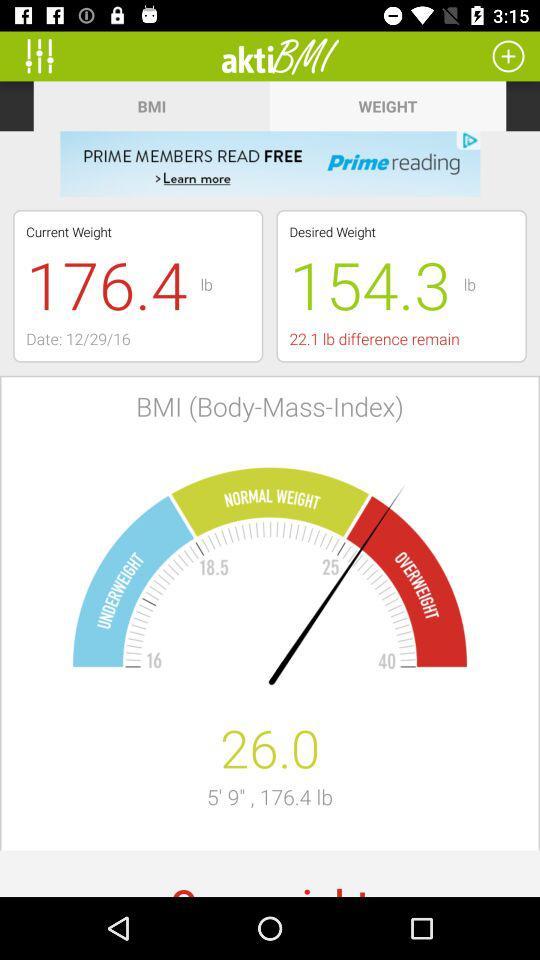  I want to click on icon below bmi, so click(270, 163).